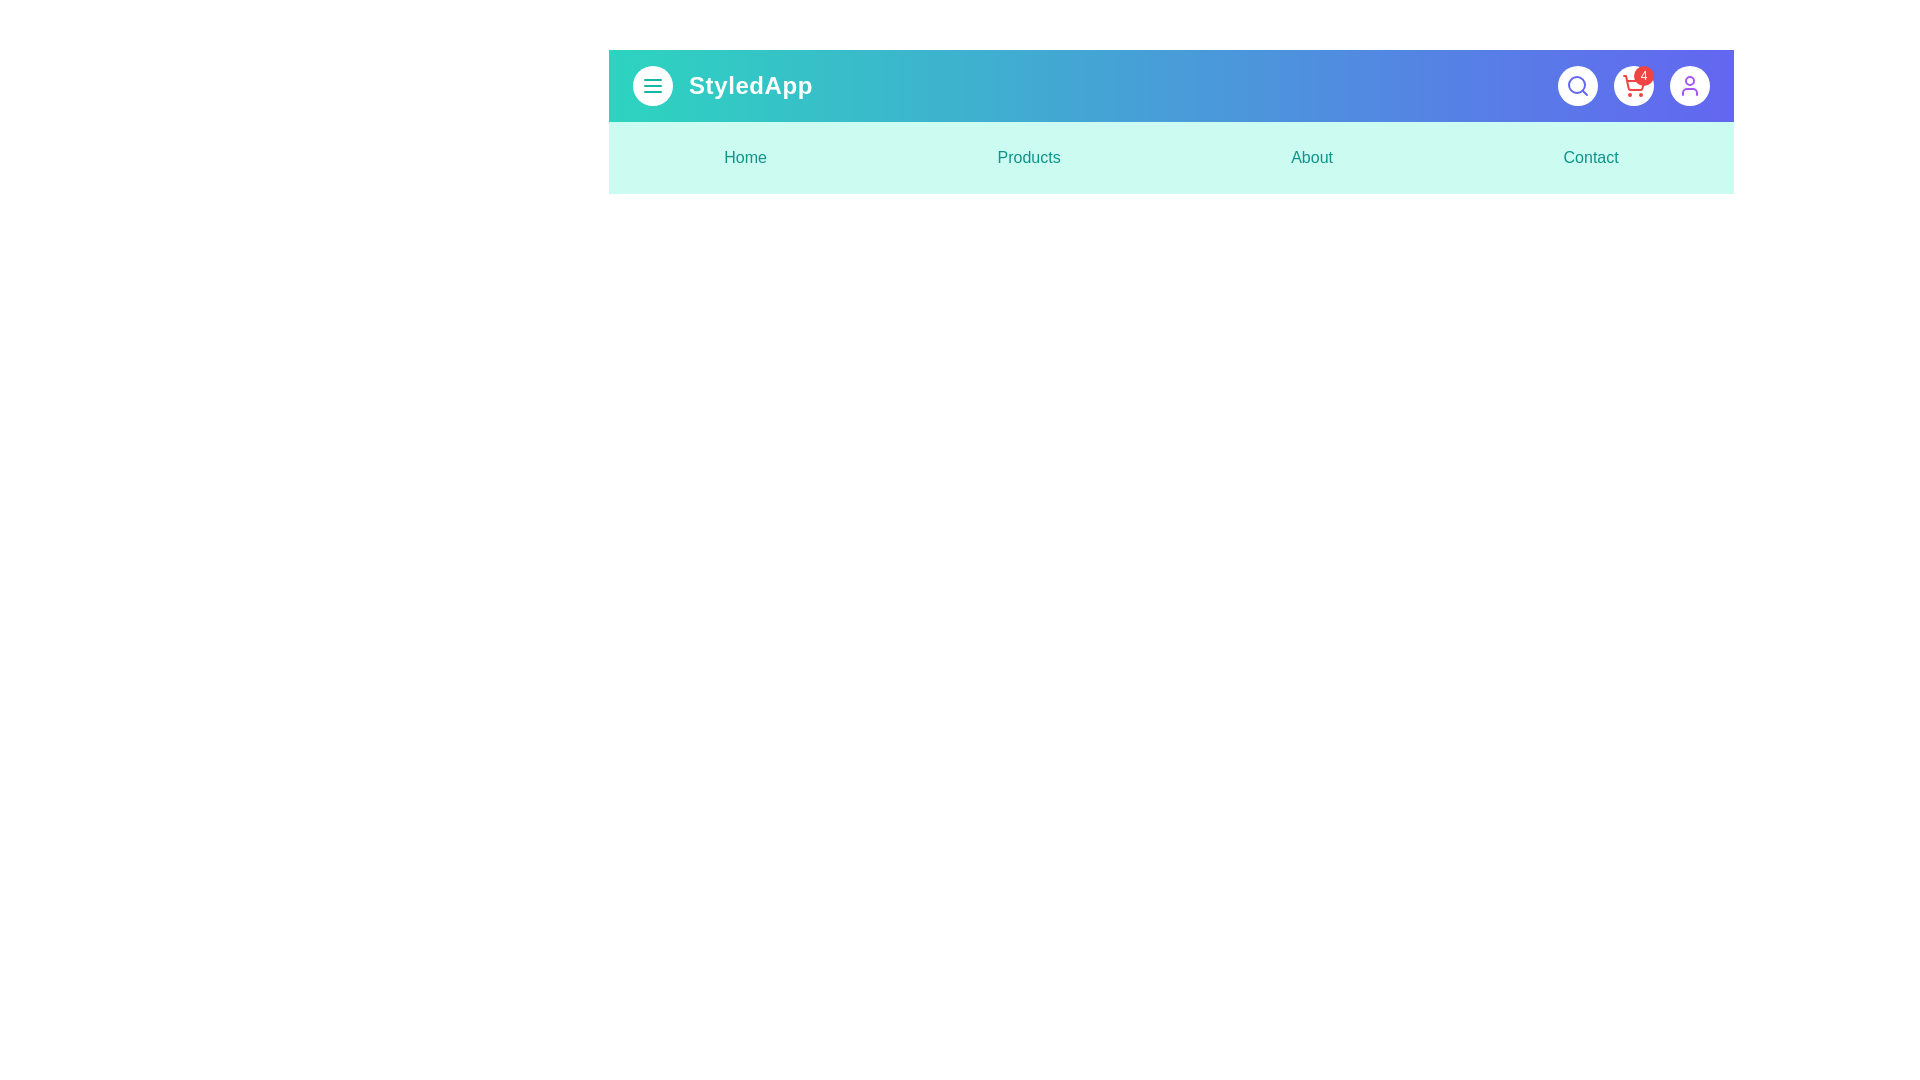 Image resolution: width=1920 pixels, height=1080 pixels. I want to click on the hamburger icon to toggle the menu visibility, so click(652, 84).